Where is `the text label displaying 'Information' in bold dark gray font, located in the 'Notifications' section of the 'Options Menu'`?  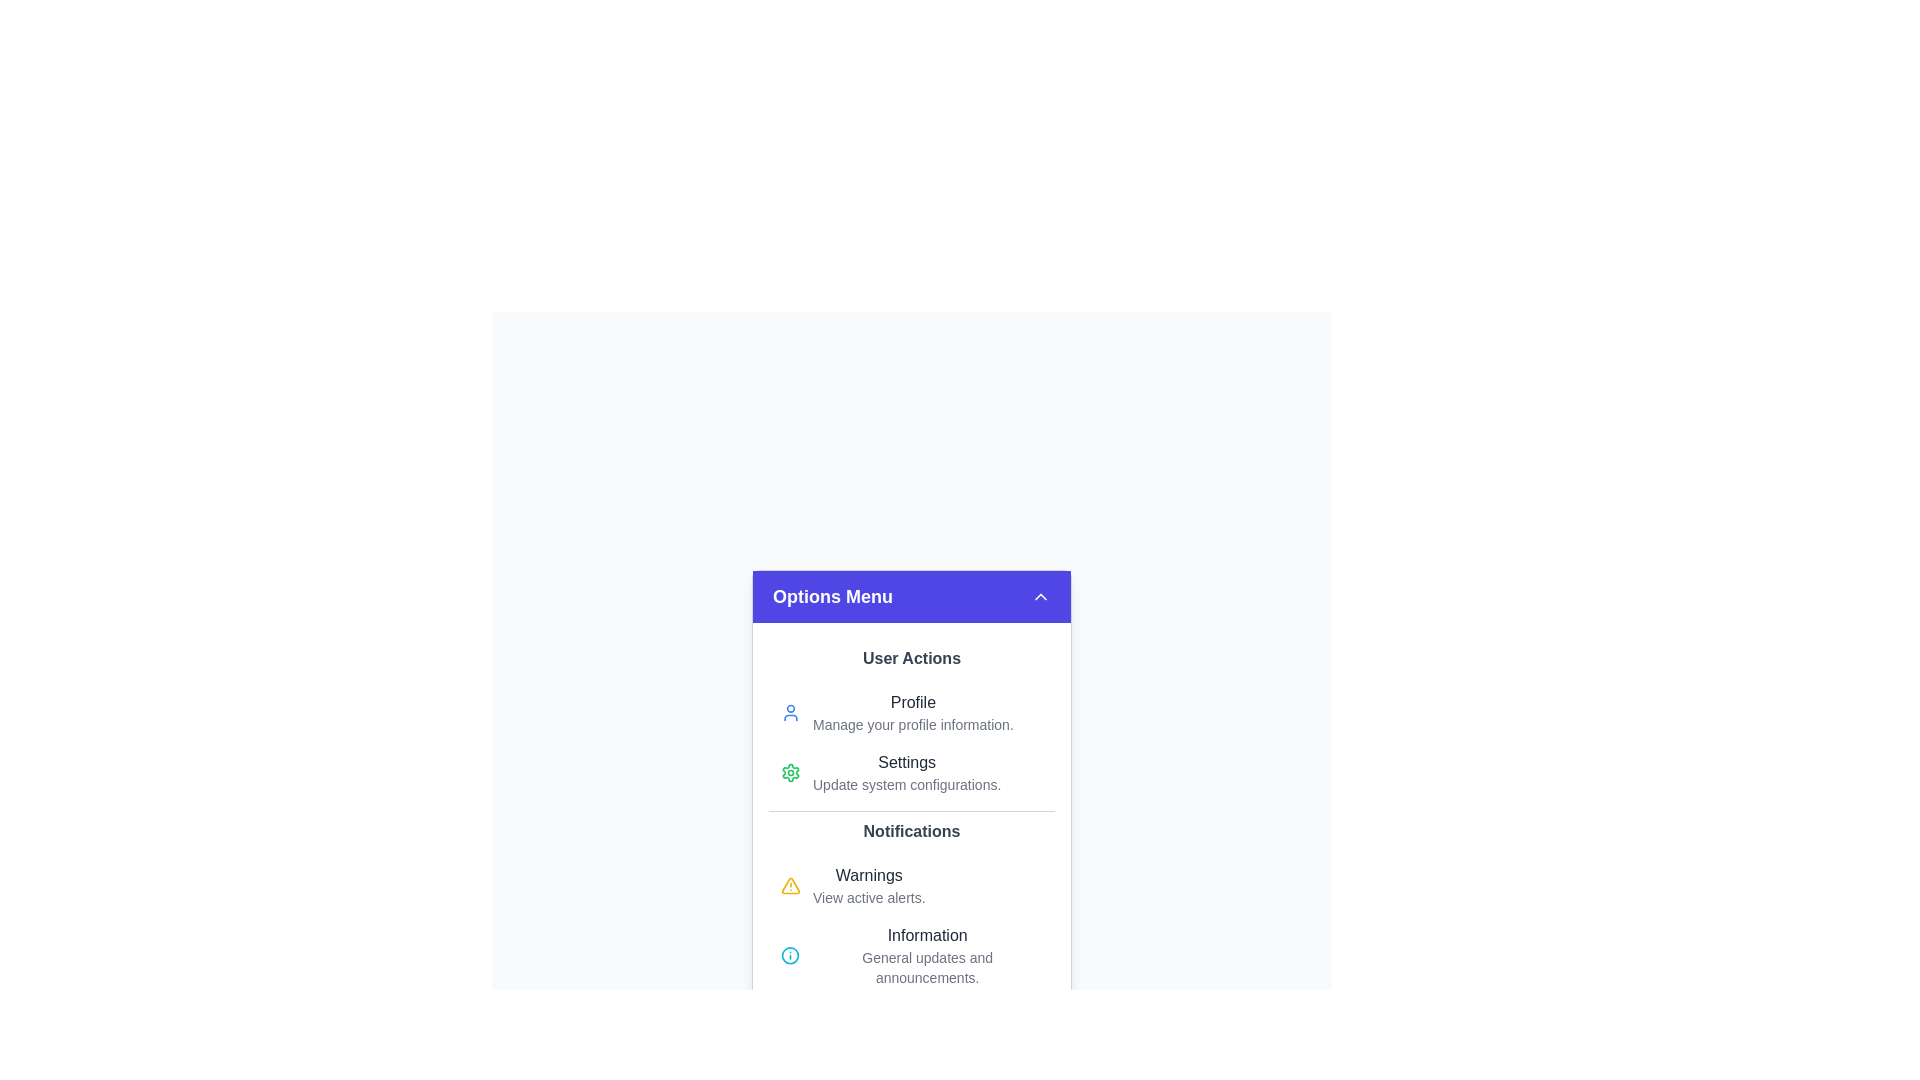 the text label displaying 'Information' in bold dark gray font, located in the 'Notifications' section of the 'Options Menu' is located at coordinates (926, 936).